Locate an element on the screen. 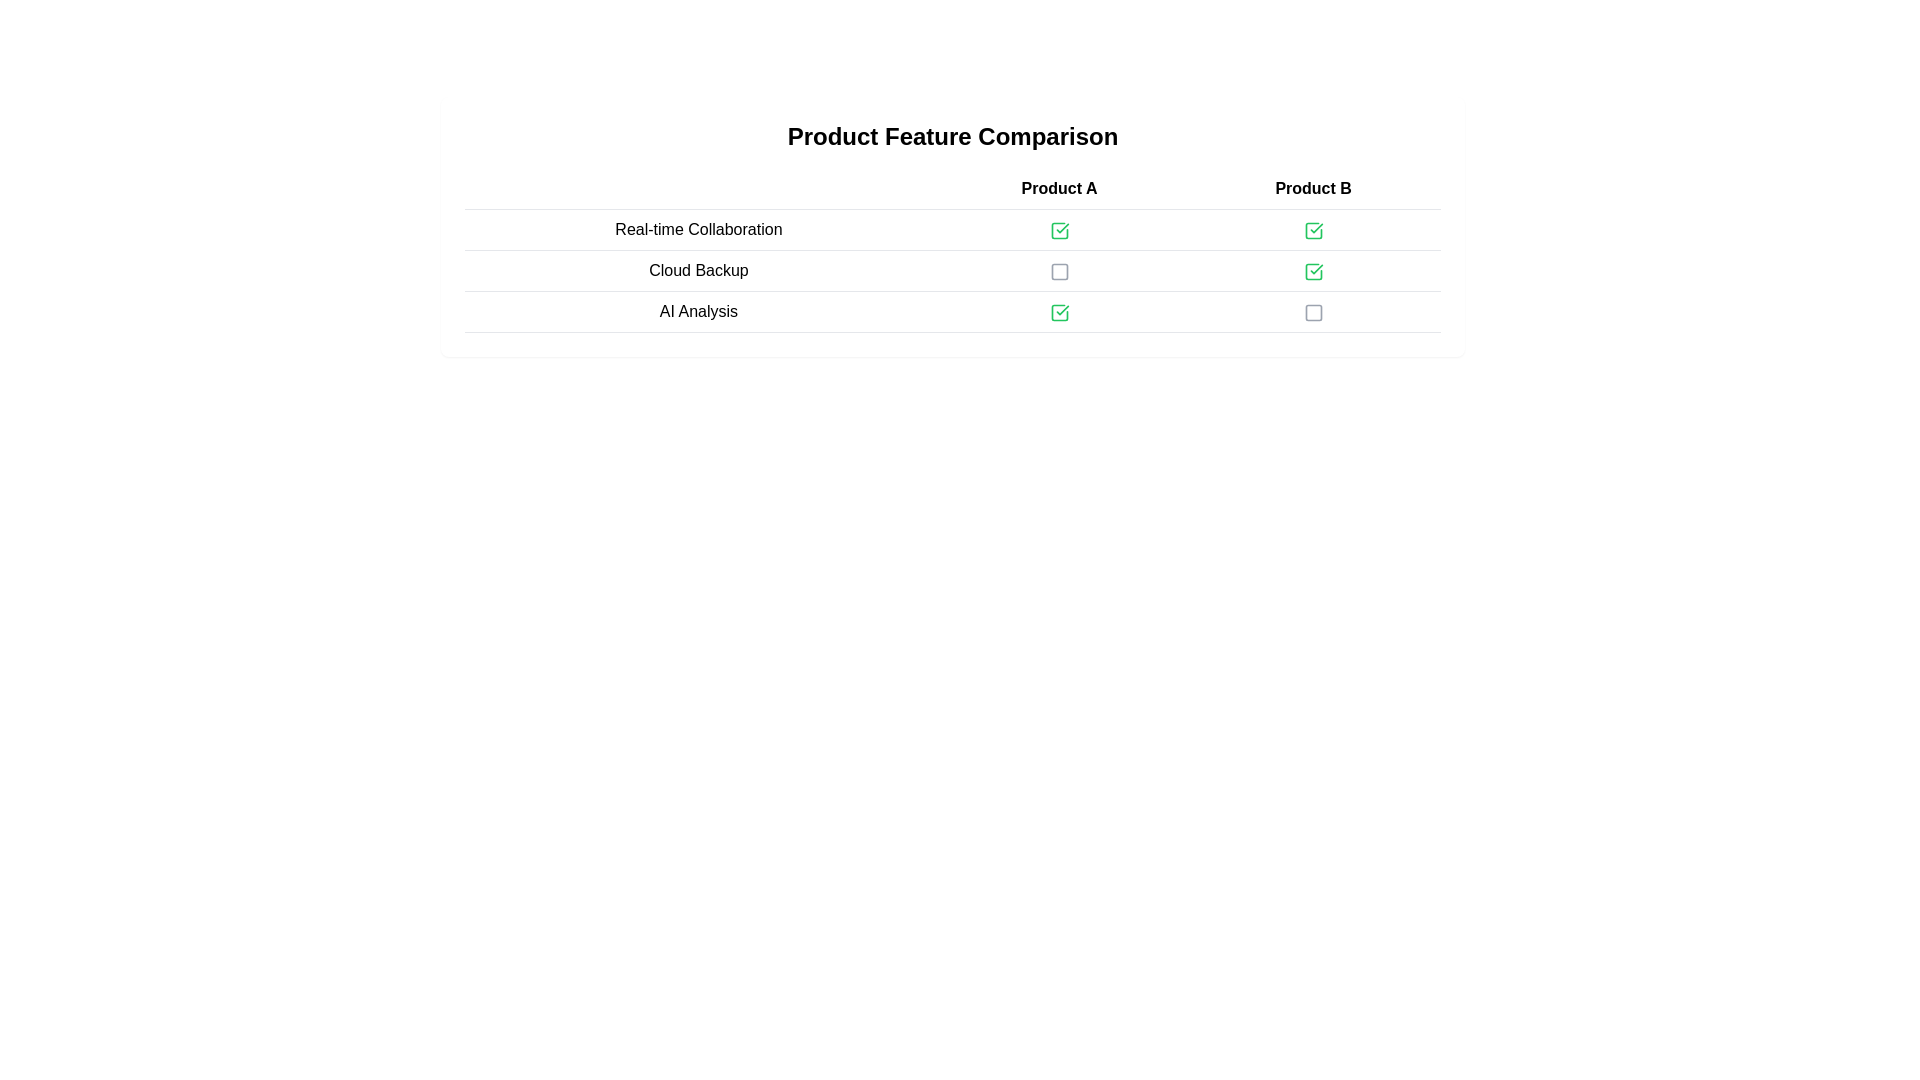 The width and height of the screenshot is (1920, 1080). icon representing feature availability for 'Product B' in the 'Real-time Collaboration' comparison table is located at coordinates (1313, 229).